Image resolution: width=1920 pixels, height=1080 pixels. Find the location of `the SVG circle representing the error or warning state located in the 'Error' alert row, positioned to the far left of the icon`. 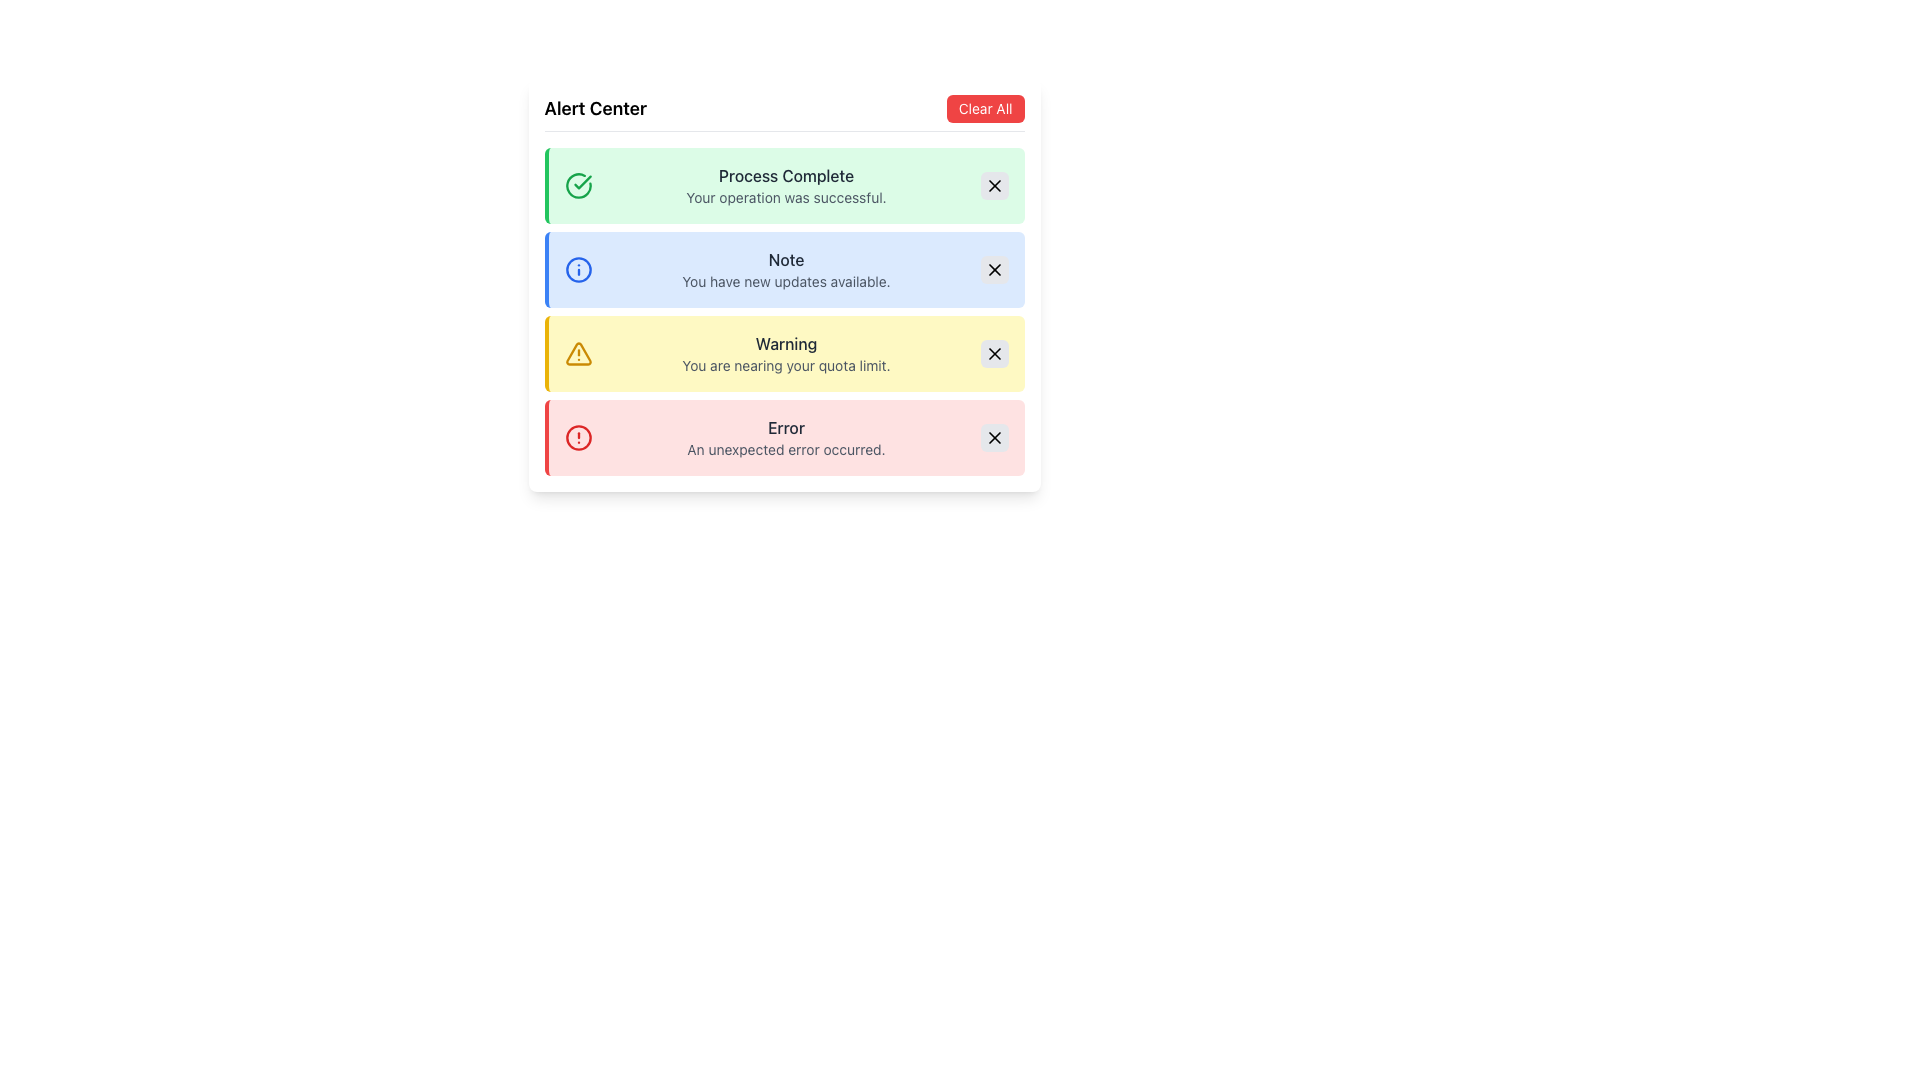

the SVG circle representing the error or warning state located in the 'Error' alert row, positioned to the far left of the icon is located at coordinates (577, 437).